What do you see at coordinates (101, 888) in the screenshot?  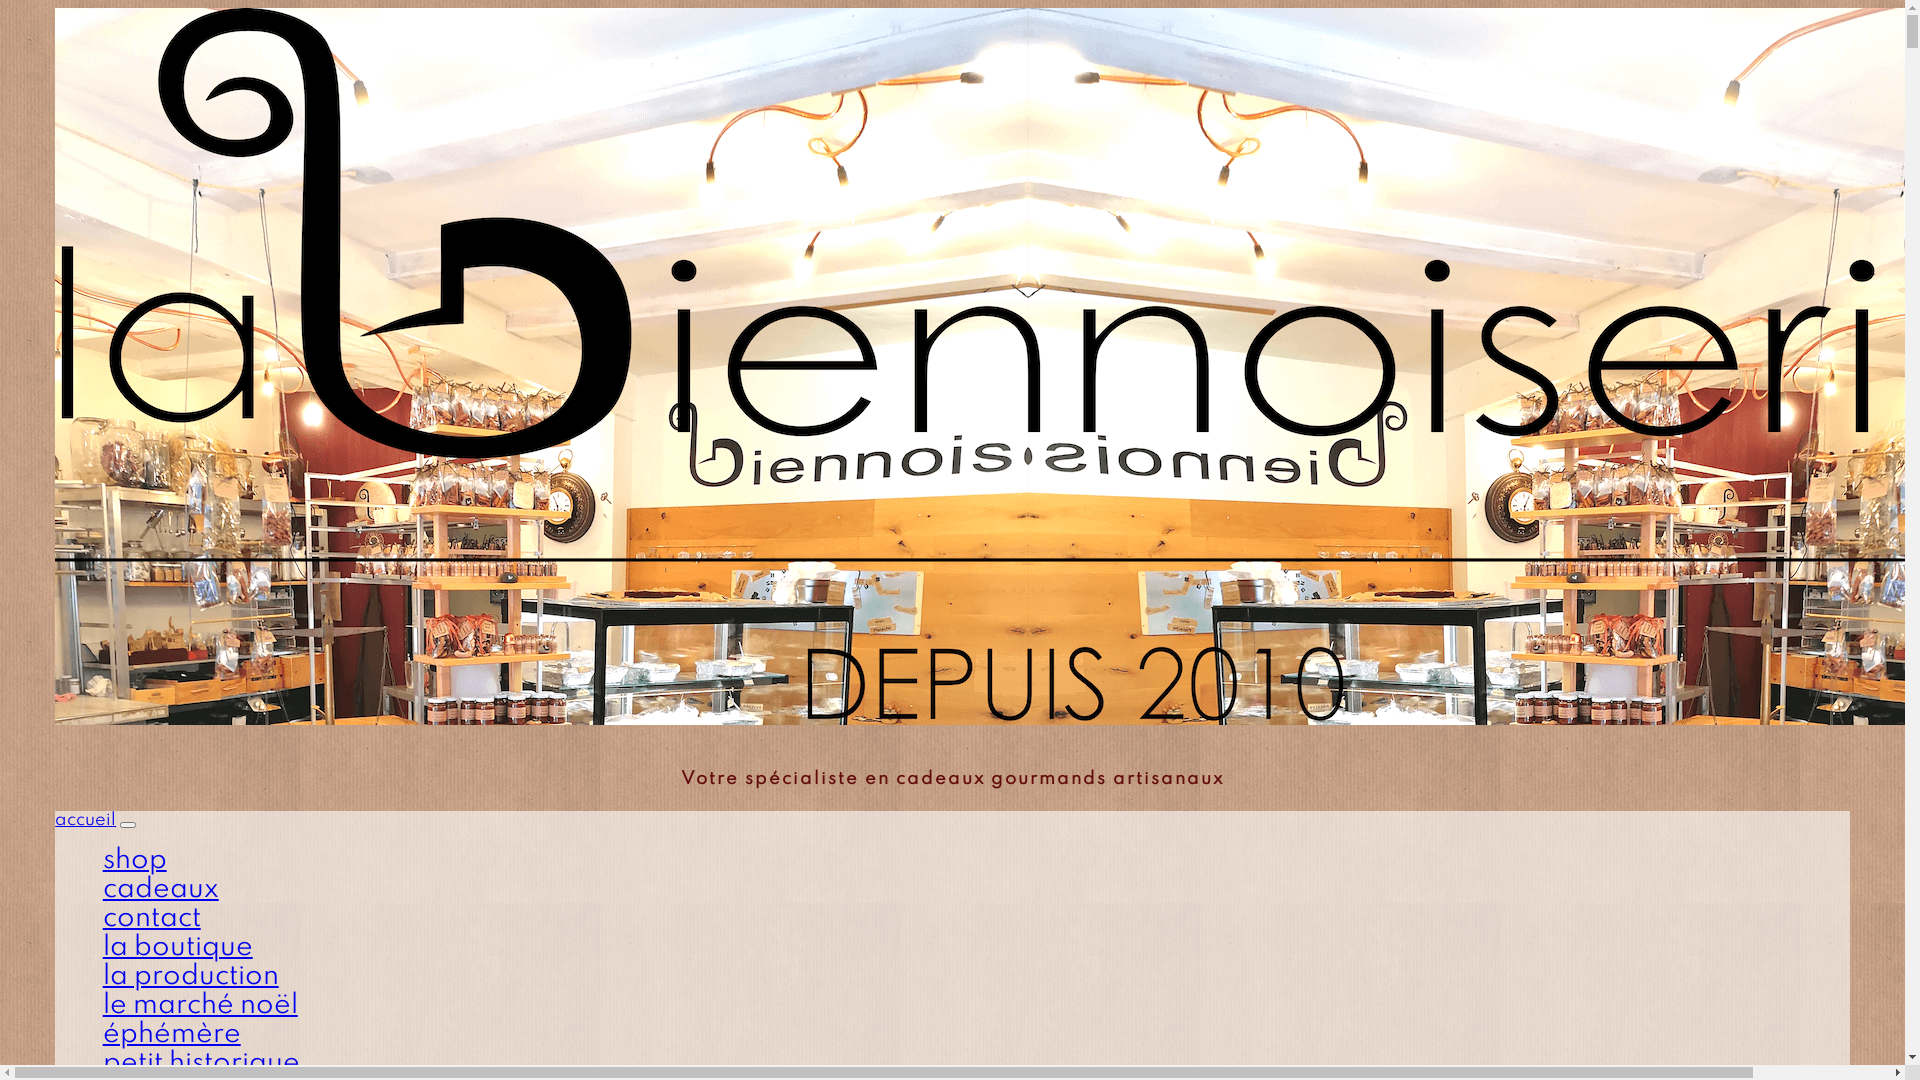 I see `'cadeaux'` at bounding box center [101, 888].